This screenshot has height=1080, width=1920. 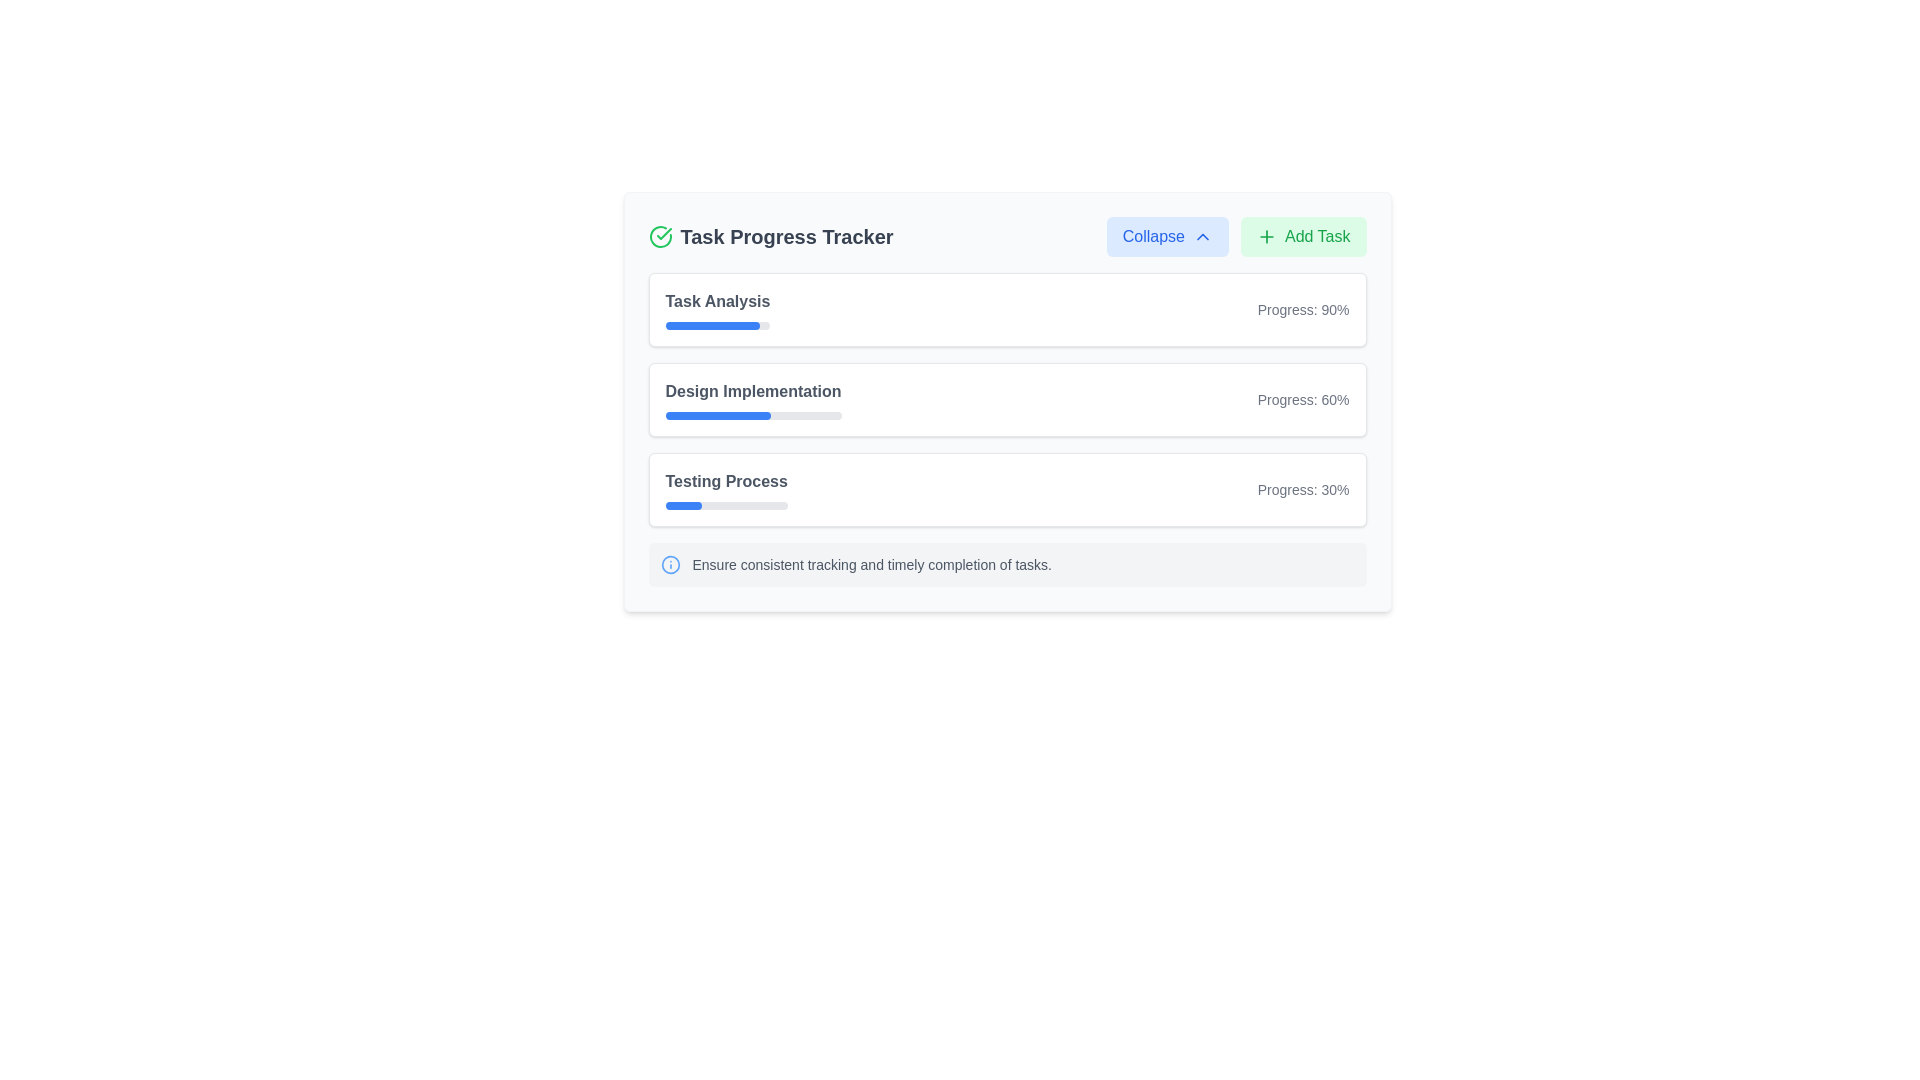 I want to click on blue progress indicator bar, which represents approximately 30% progress within the 'Testing Process' section, located at the specified center coordinates, so click(x=683, y=504).